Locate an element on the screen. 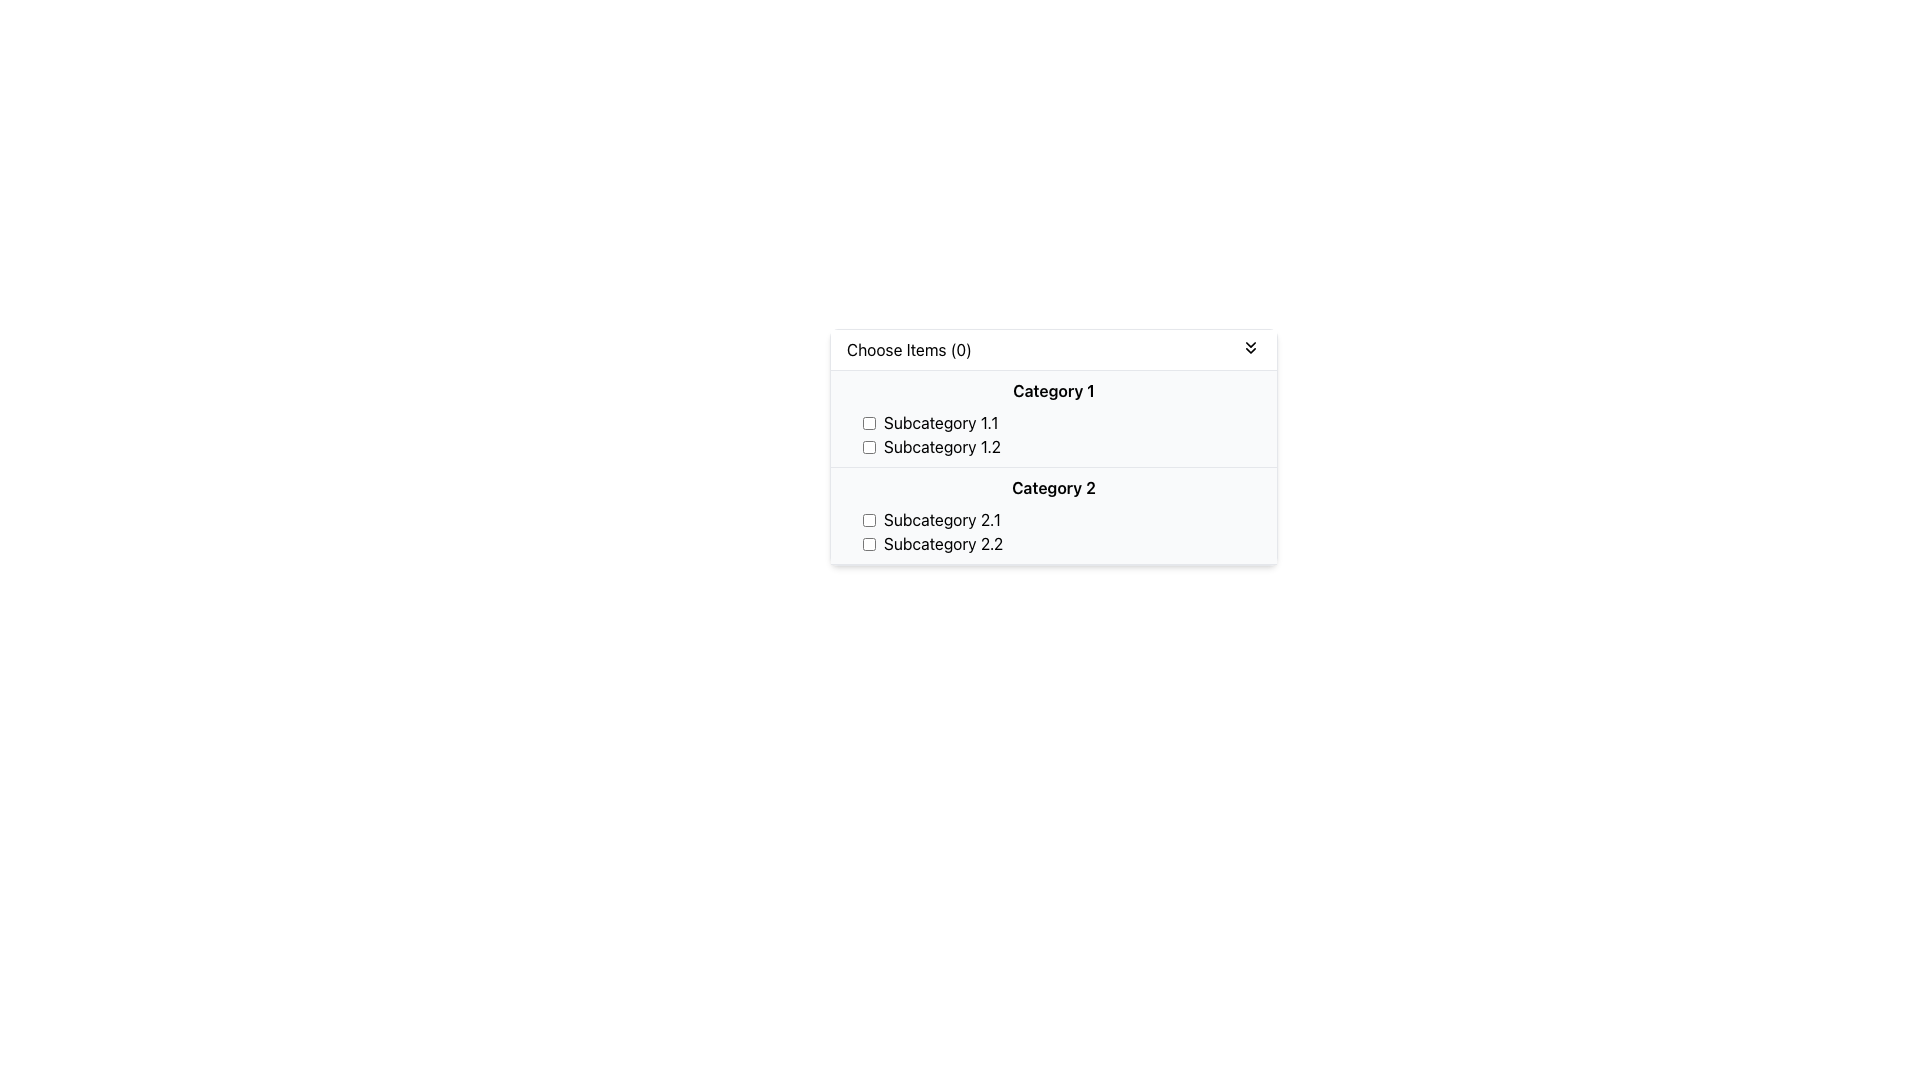  the 'Category 2' text label element, which is styled in bold black lettering and positioned within a dropdown menu interface, directly after 'Category 1' is located at coordinates (1053, 488).